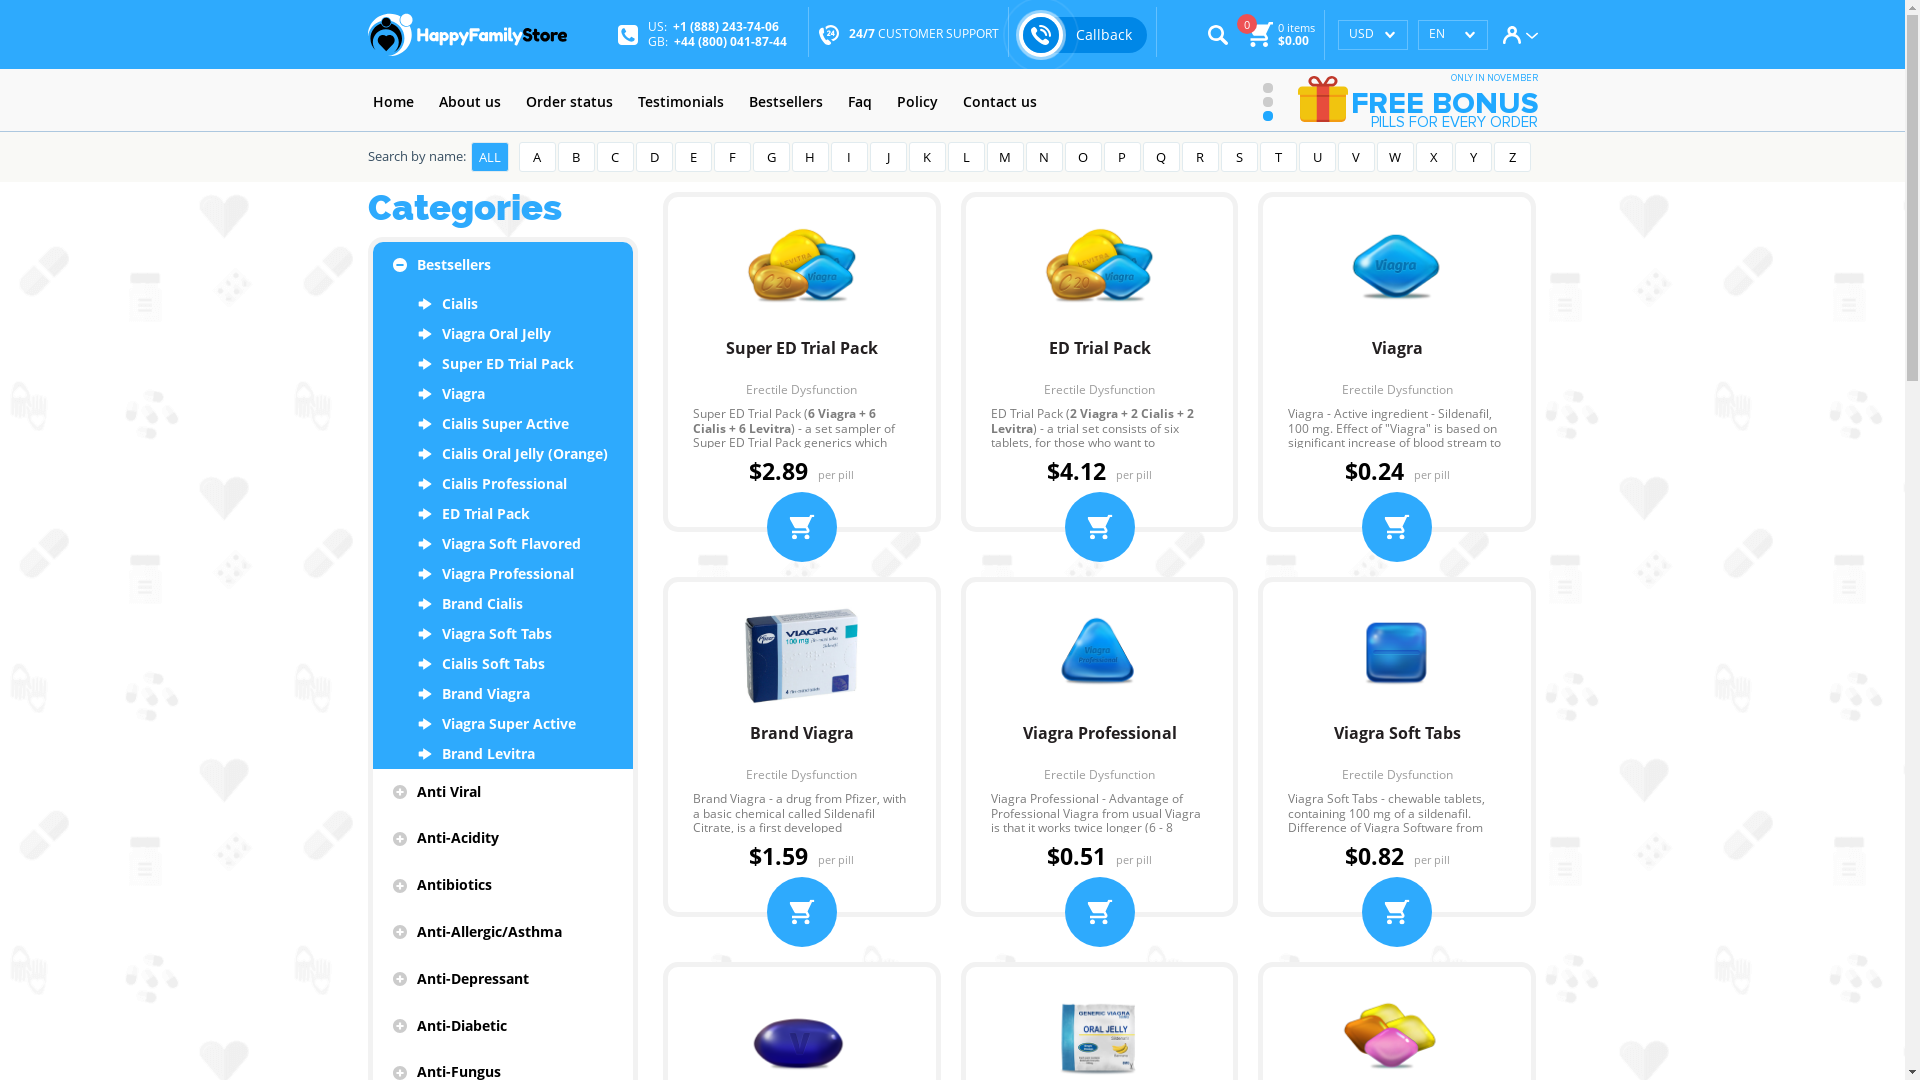  Describe the element at coordinates (502, 304) in the screenshot. I see `'Cialis'` at that location.